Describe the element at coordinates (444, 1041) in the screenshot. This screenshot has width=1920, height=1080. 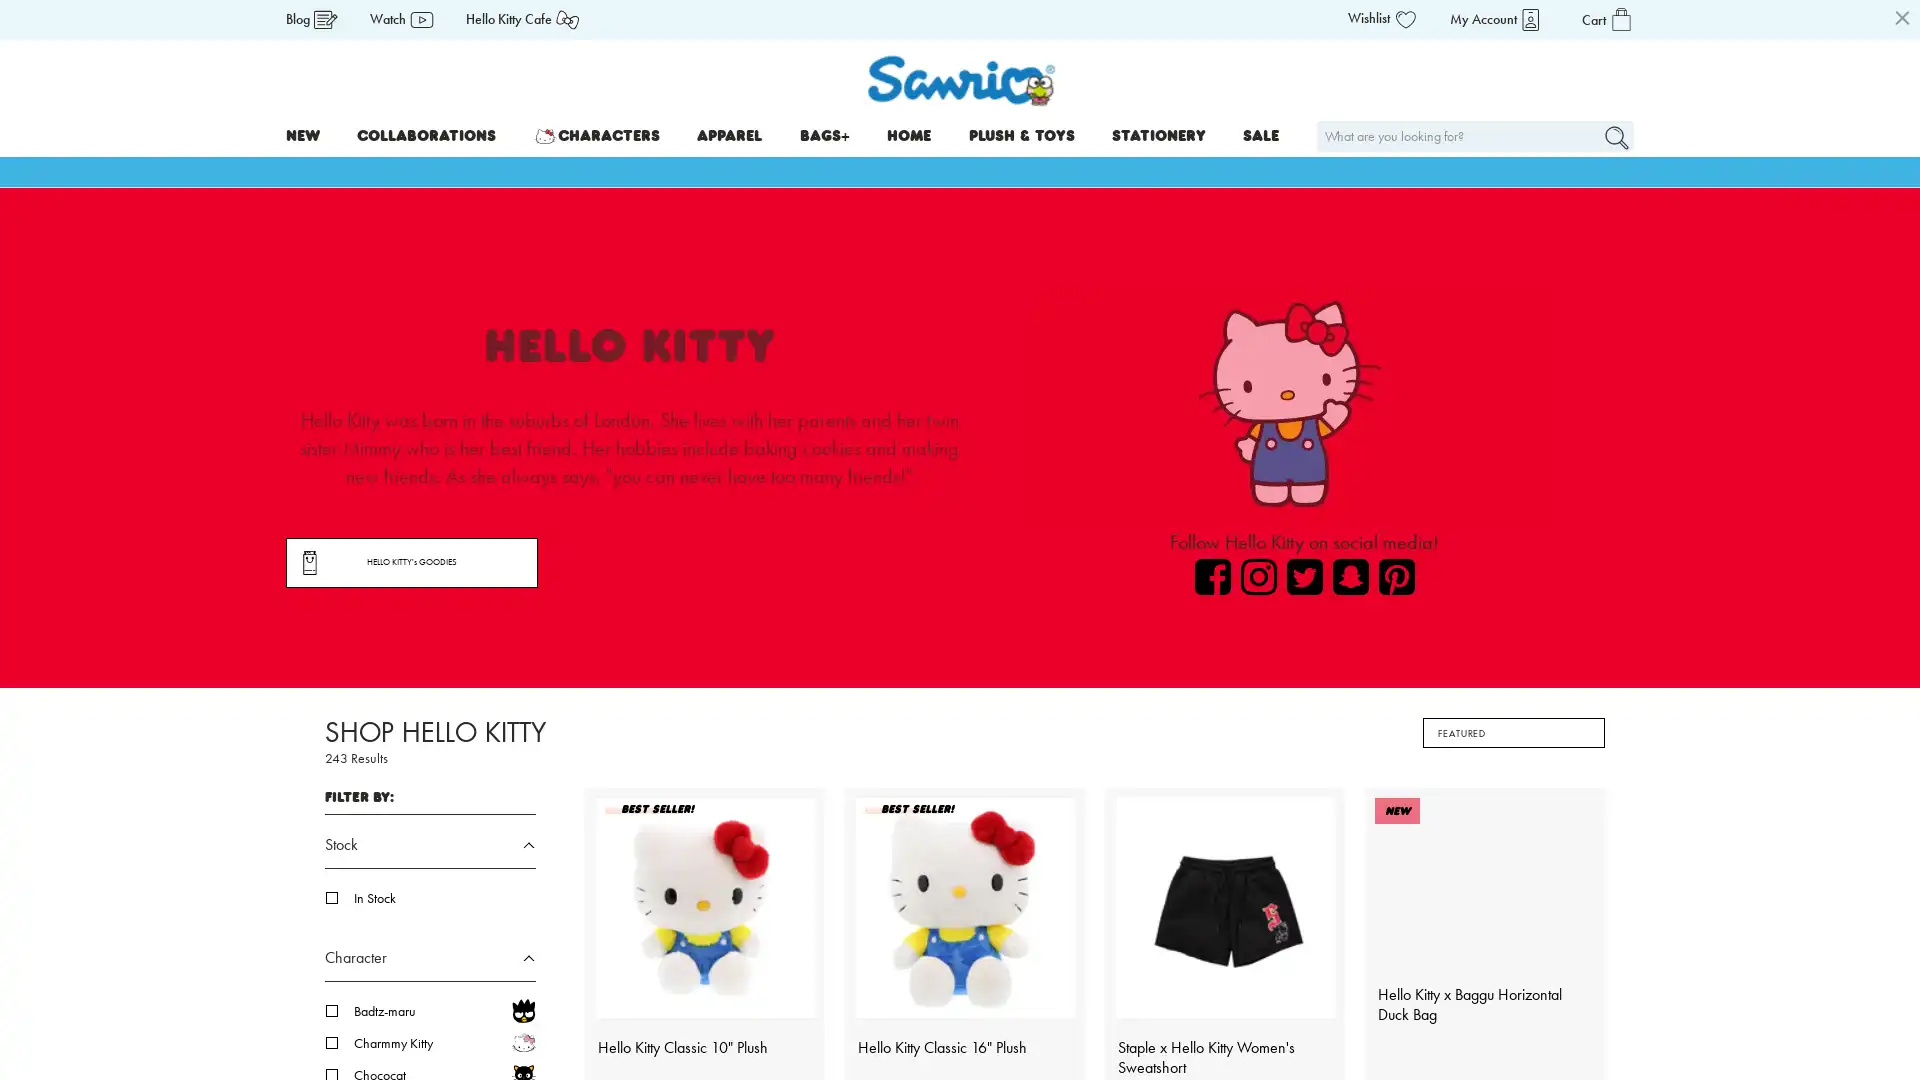
I see `Charmmy Kitty` at that location.